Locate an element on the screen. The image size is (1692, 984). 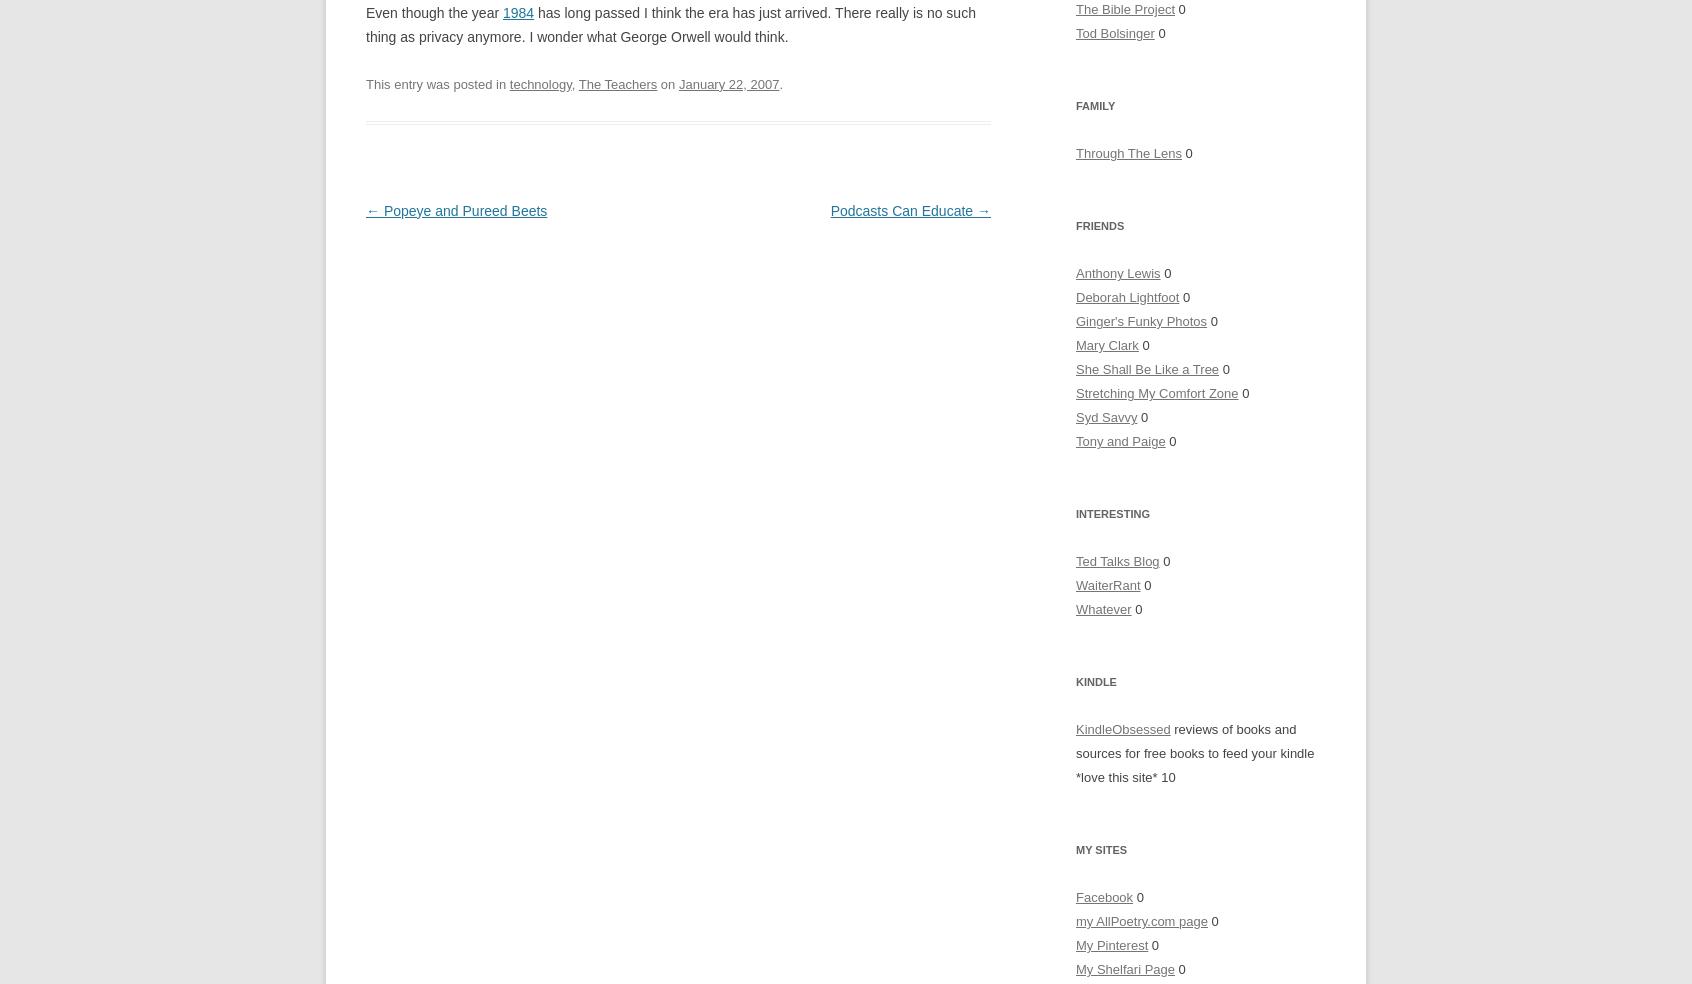
'Friends' is located at coordinates (1099, 226).